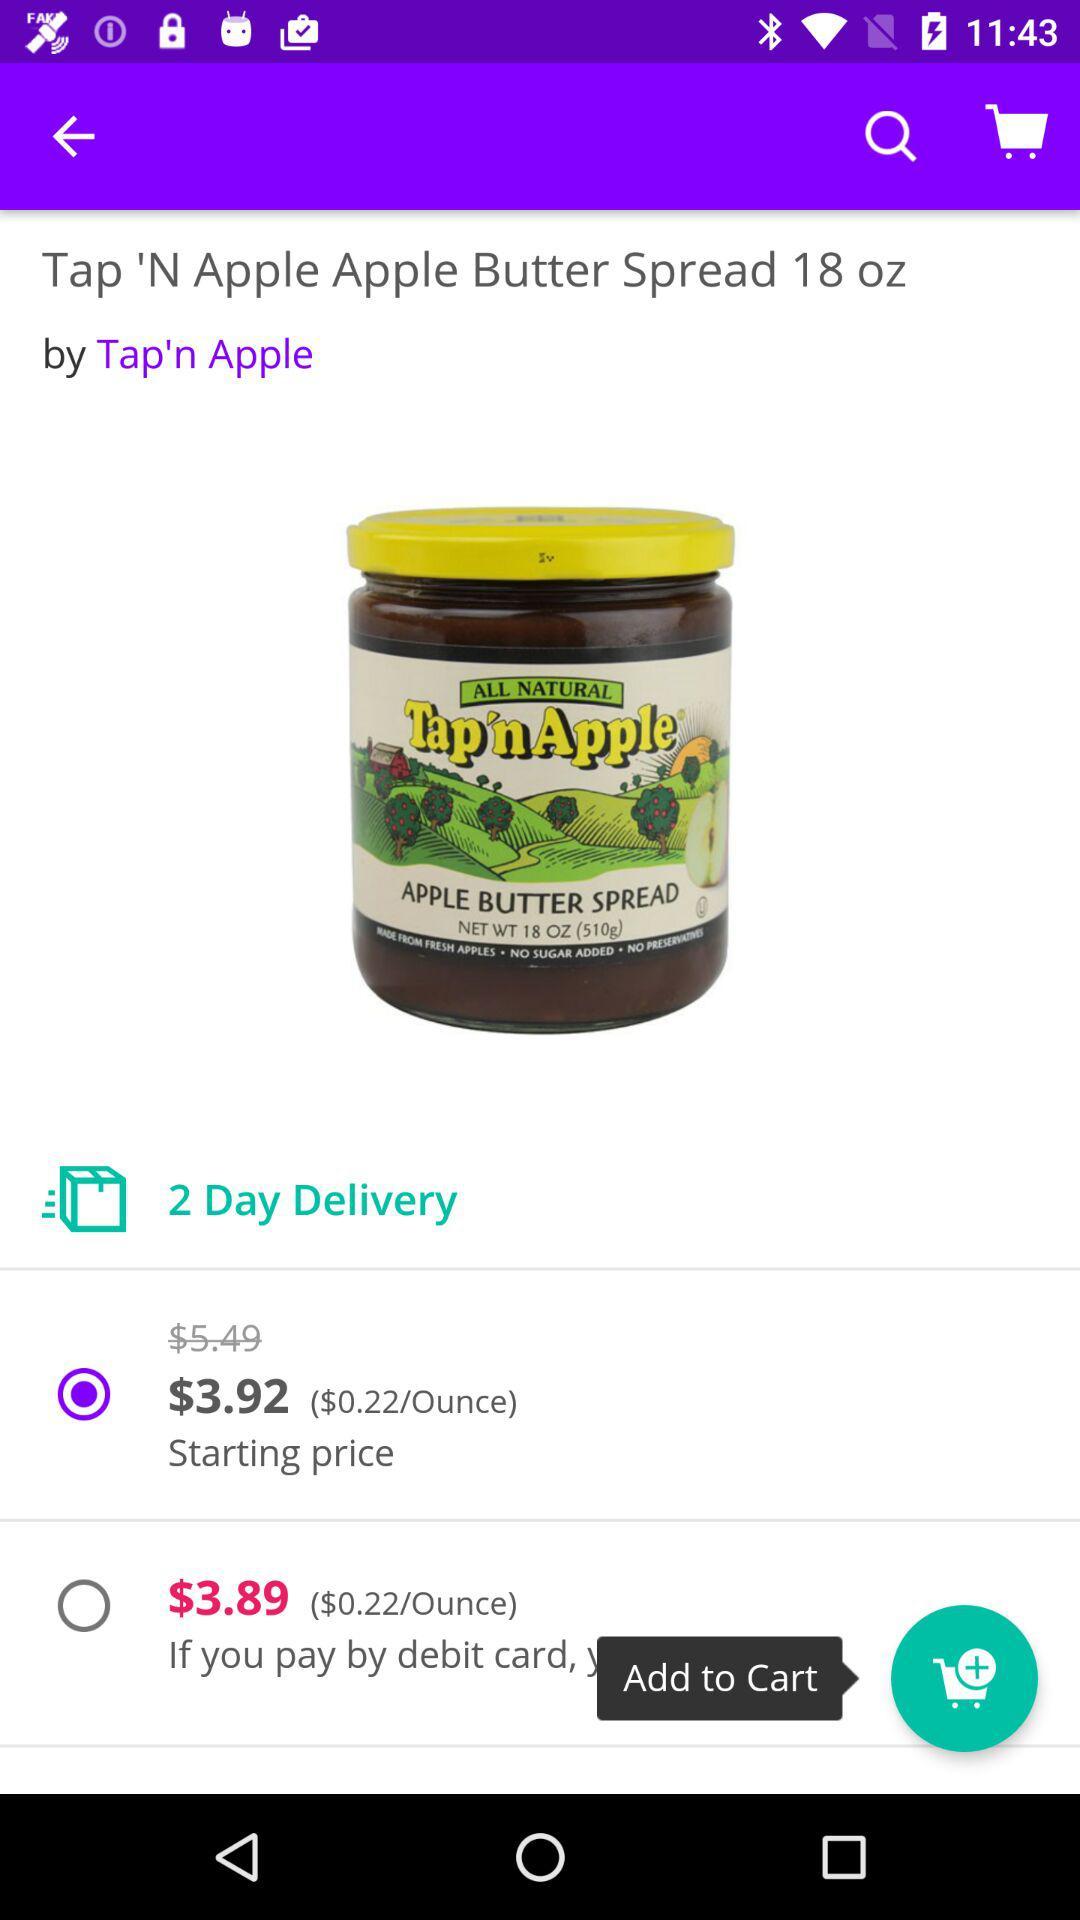 The image size is (1080, 1920). I want to click on the item below the by tap n item, so click(540, 771).